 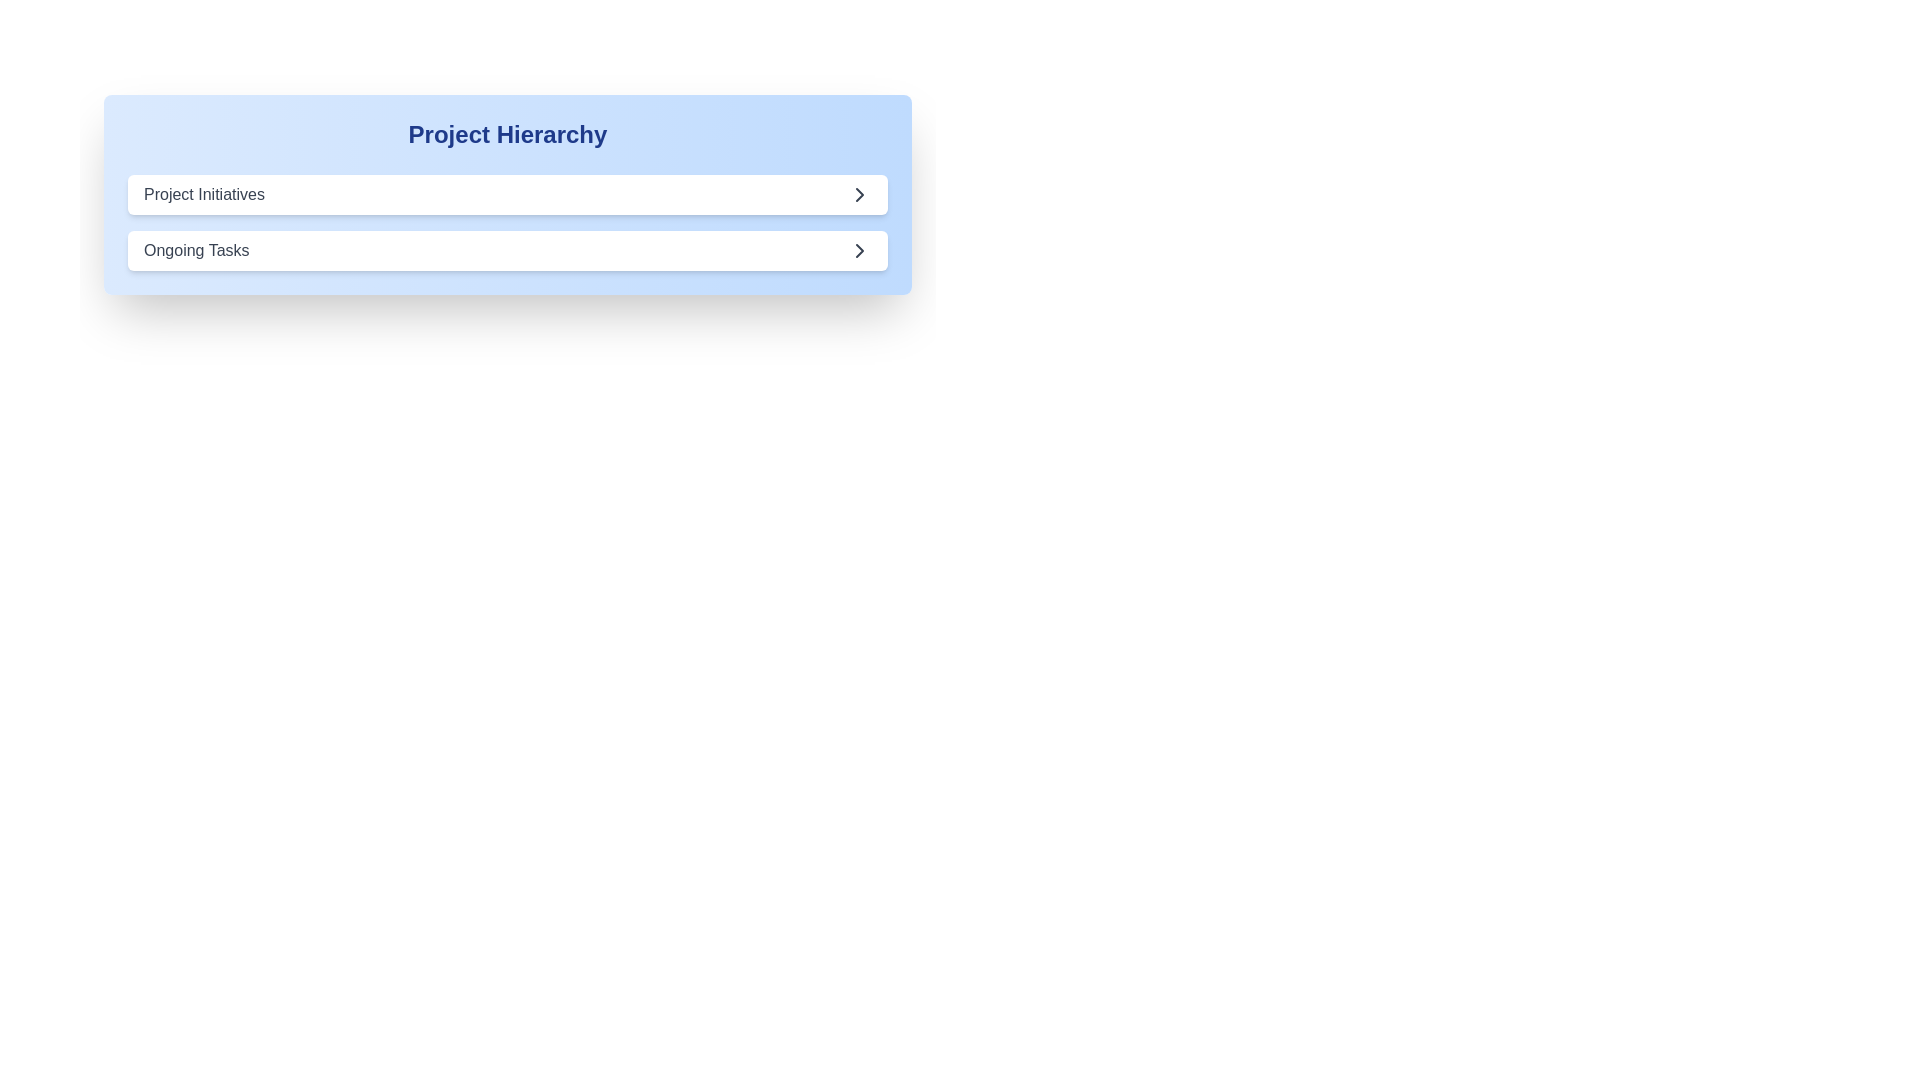 I want to click on the rightward pointing chevron arrow icon located at the right end of the top list item under 'Project Hierarchy', so click(x=859, y=195).